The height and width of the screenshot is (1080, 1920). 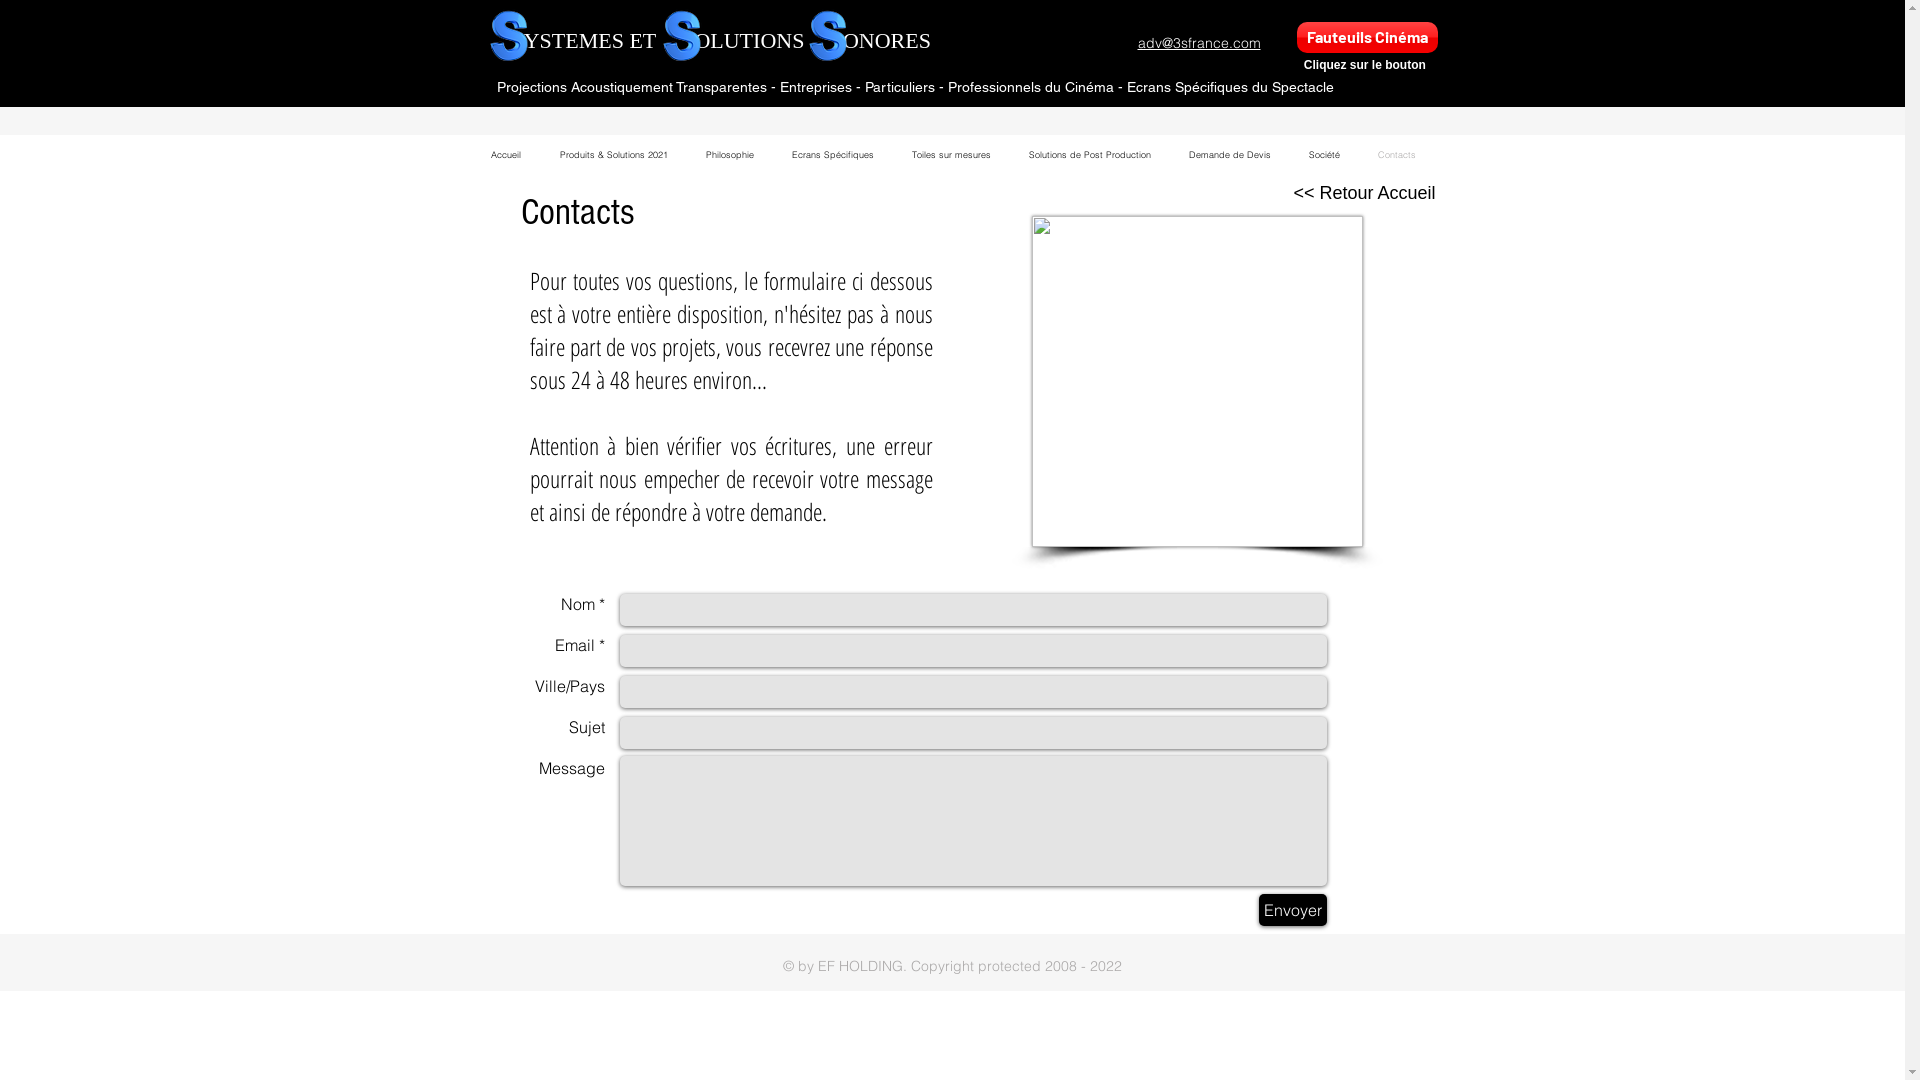 What do you see at coordinates (506, 153) in the screenshot?
I see `'Accueil'` at bounding box center [506, 153].